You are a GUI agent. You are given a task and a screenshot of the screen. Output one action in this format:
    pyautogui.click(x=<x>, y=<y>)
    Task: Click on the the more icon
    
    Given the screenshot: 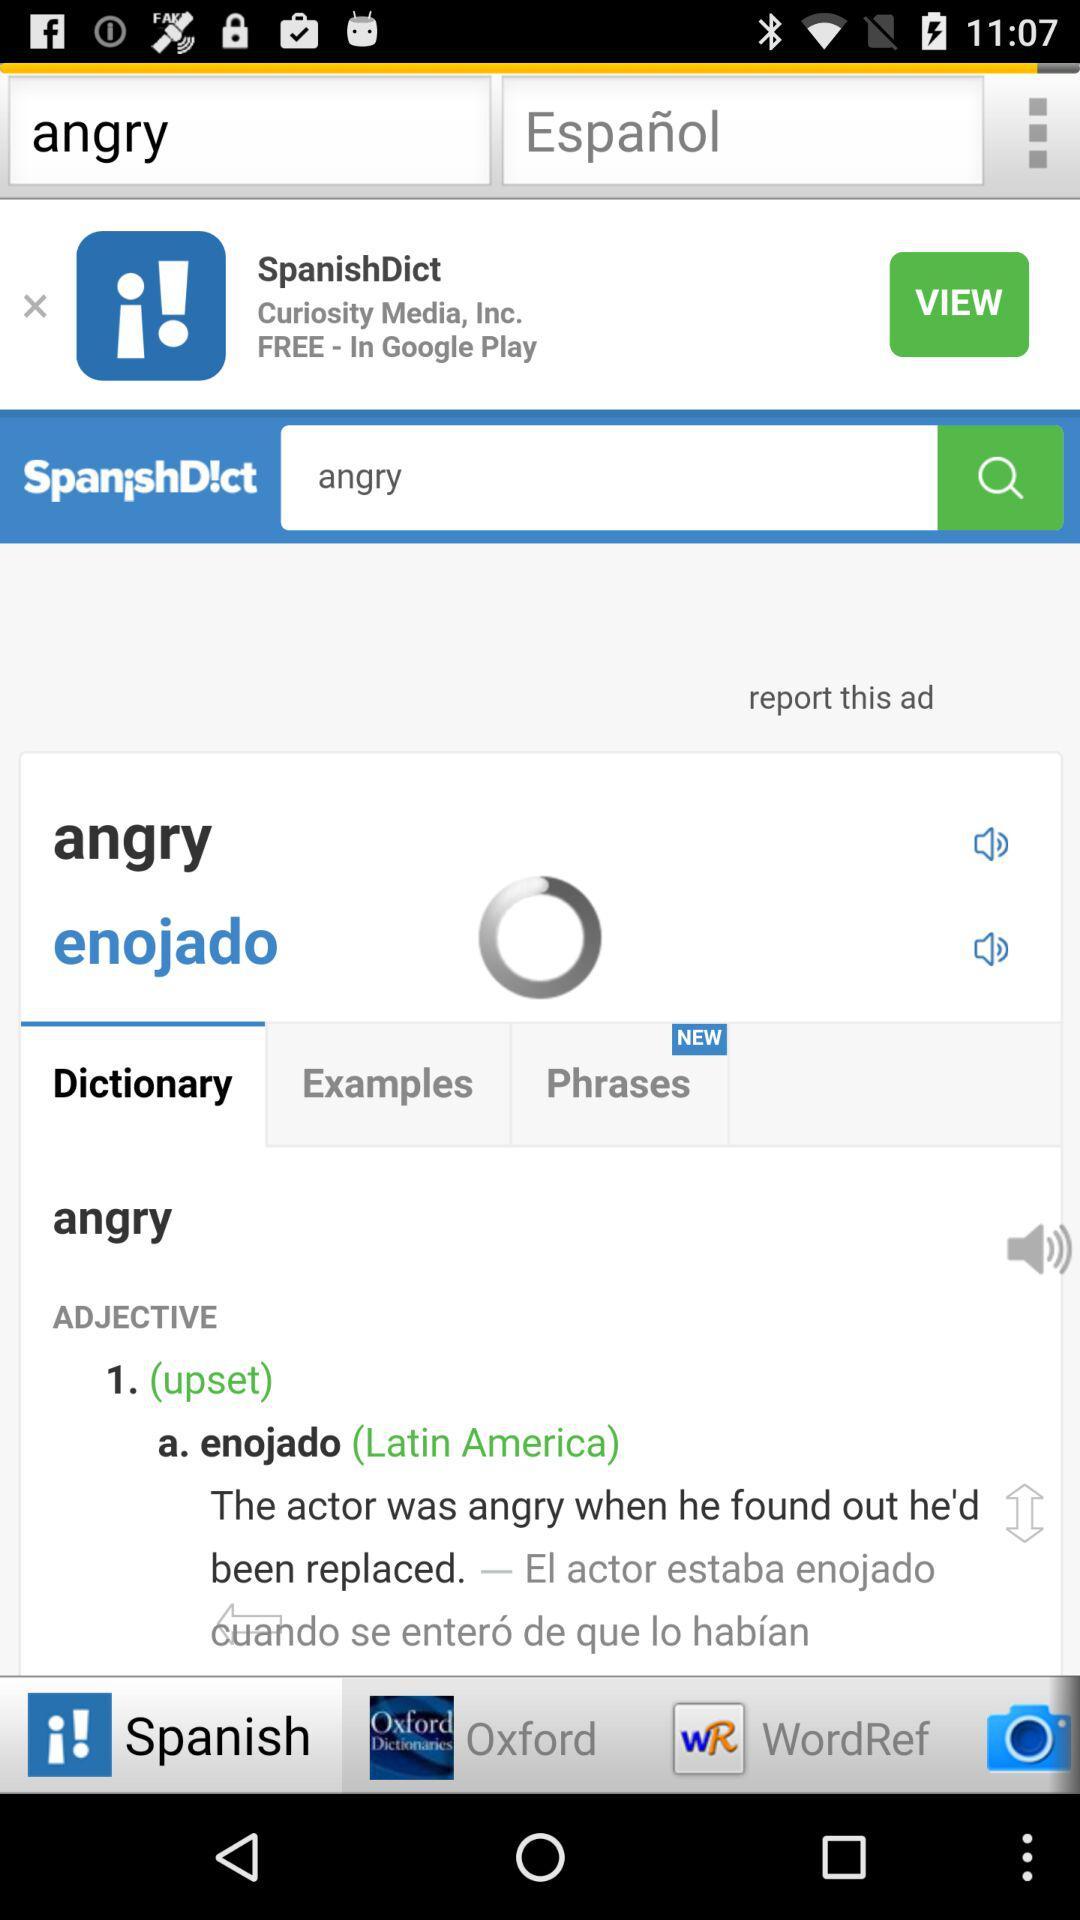 What is the action you would take?
    pyautogui.click(x=1035, y=145)
    